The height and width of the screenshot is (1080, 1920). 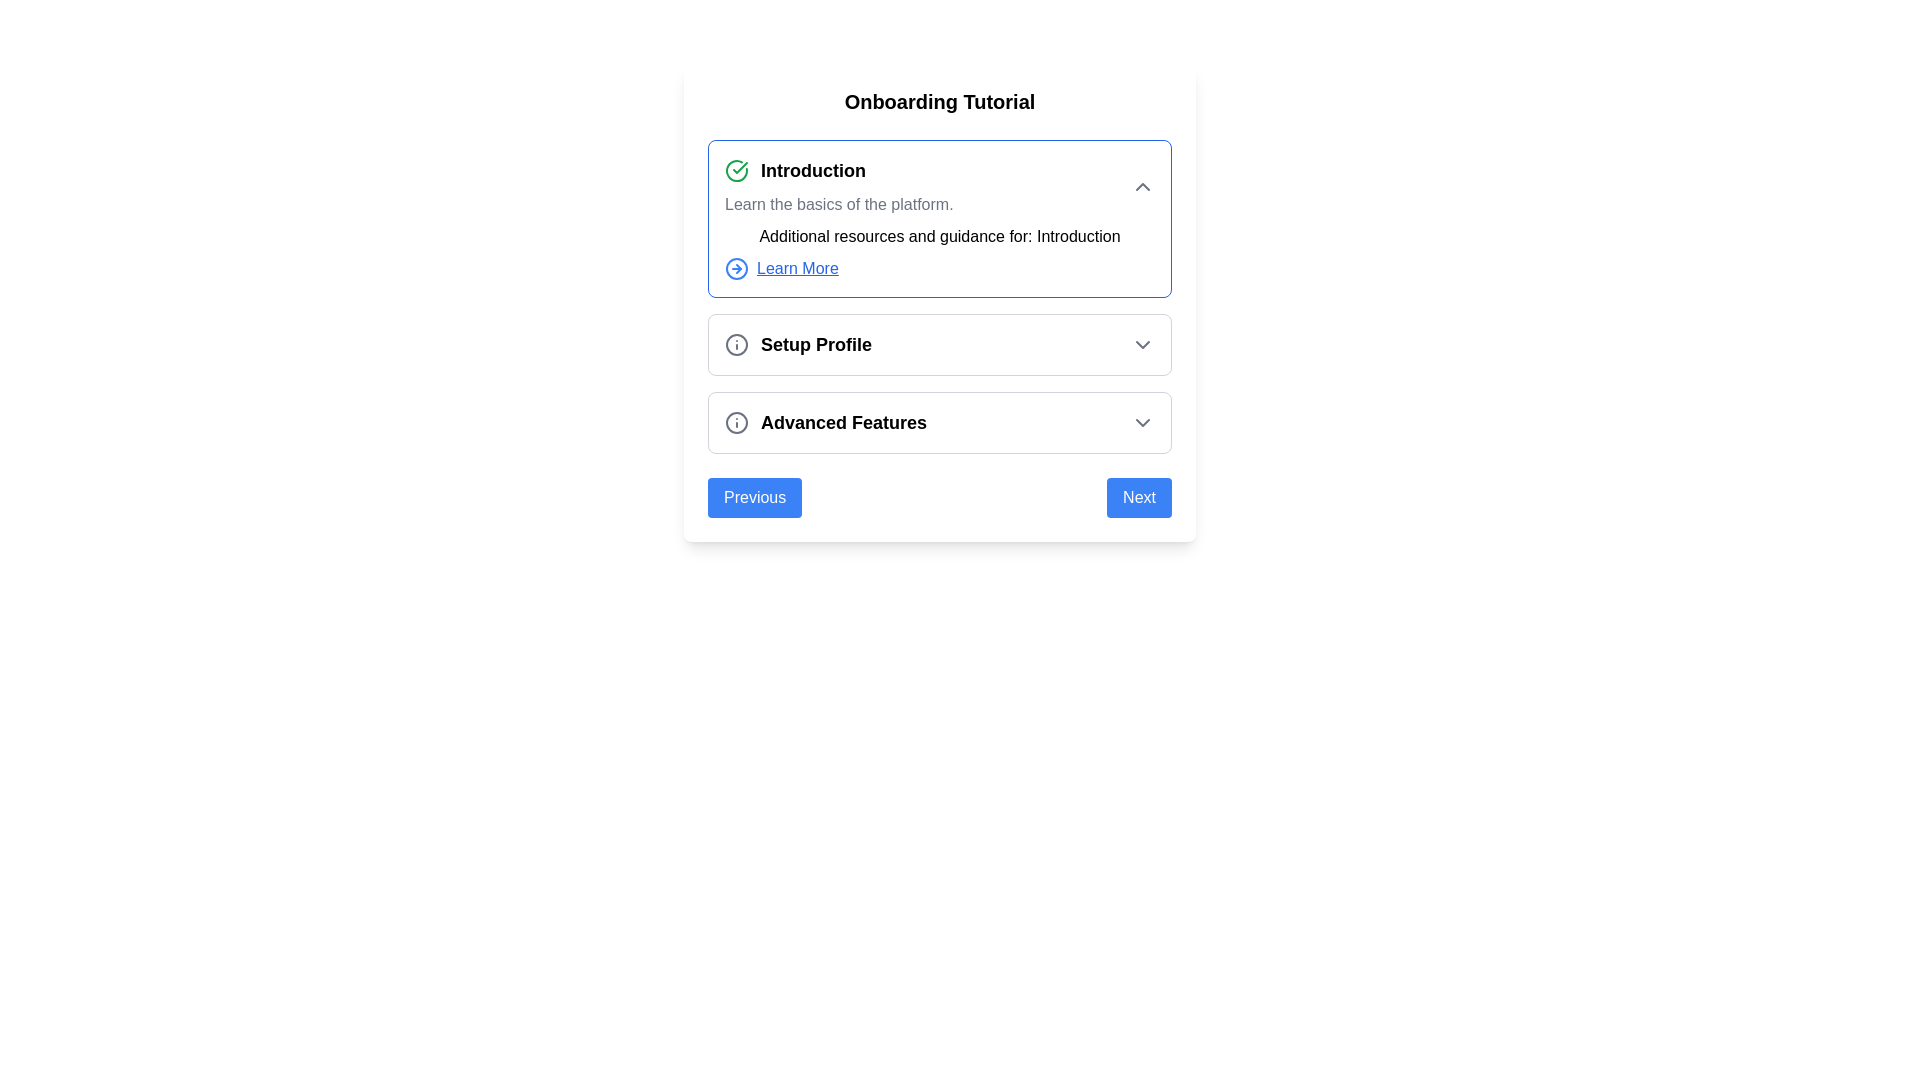 What do you see at coordinates (736, 169) in the screenshot?
I see `the confirmation icon that indicates the 'Introduction' section has been completed, located at the top left corner of the 'Introduction' section in the 'Onboarding Tutorial' interface` at bounding box center [736, 169].